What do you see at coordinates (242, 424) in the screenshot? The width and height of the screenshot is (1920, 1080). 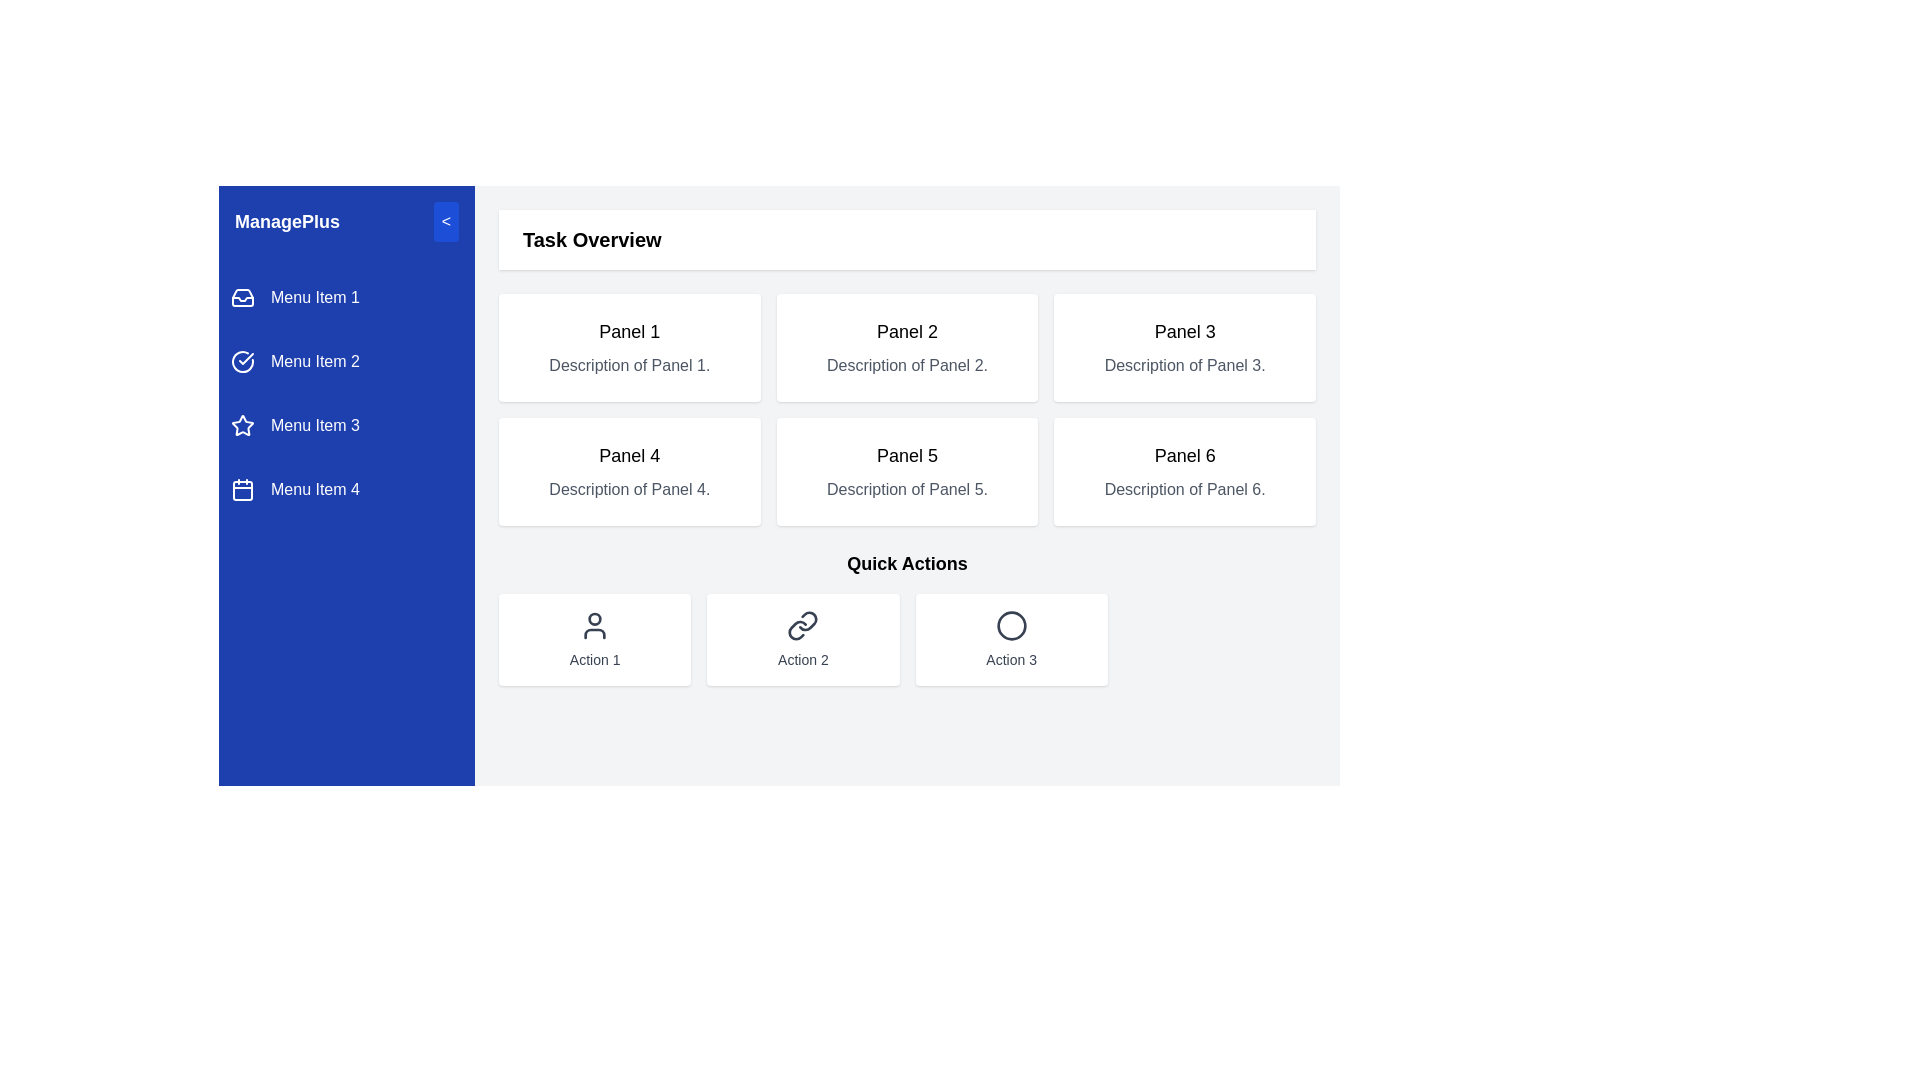 I see `the blue-filled star icon with a white inner border located in the vertical navigation menu` at bounding box center [242, 424].